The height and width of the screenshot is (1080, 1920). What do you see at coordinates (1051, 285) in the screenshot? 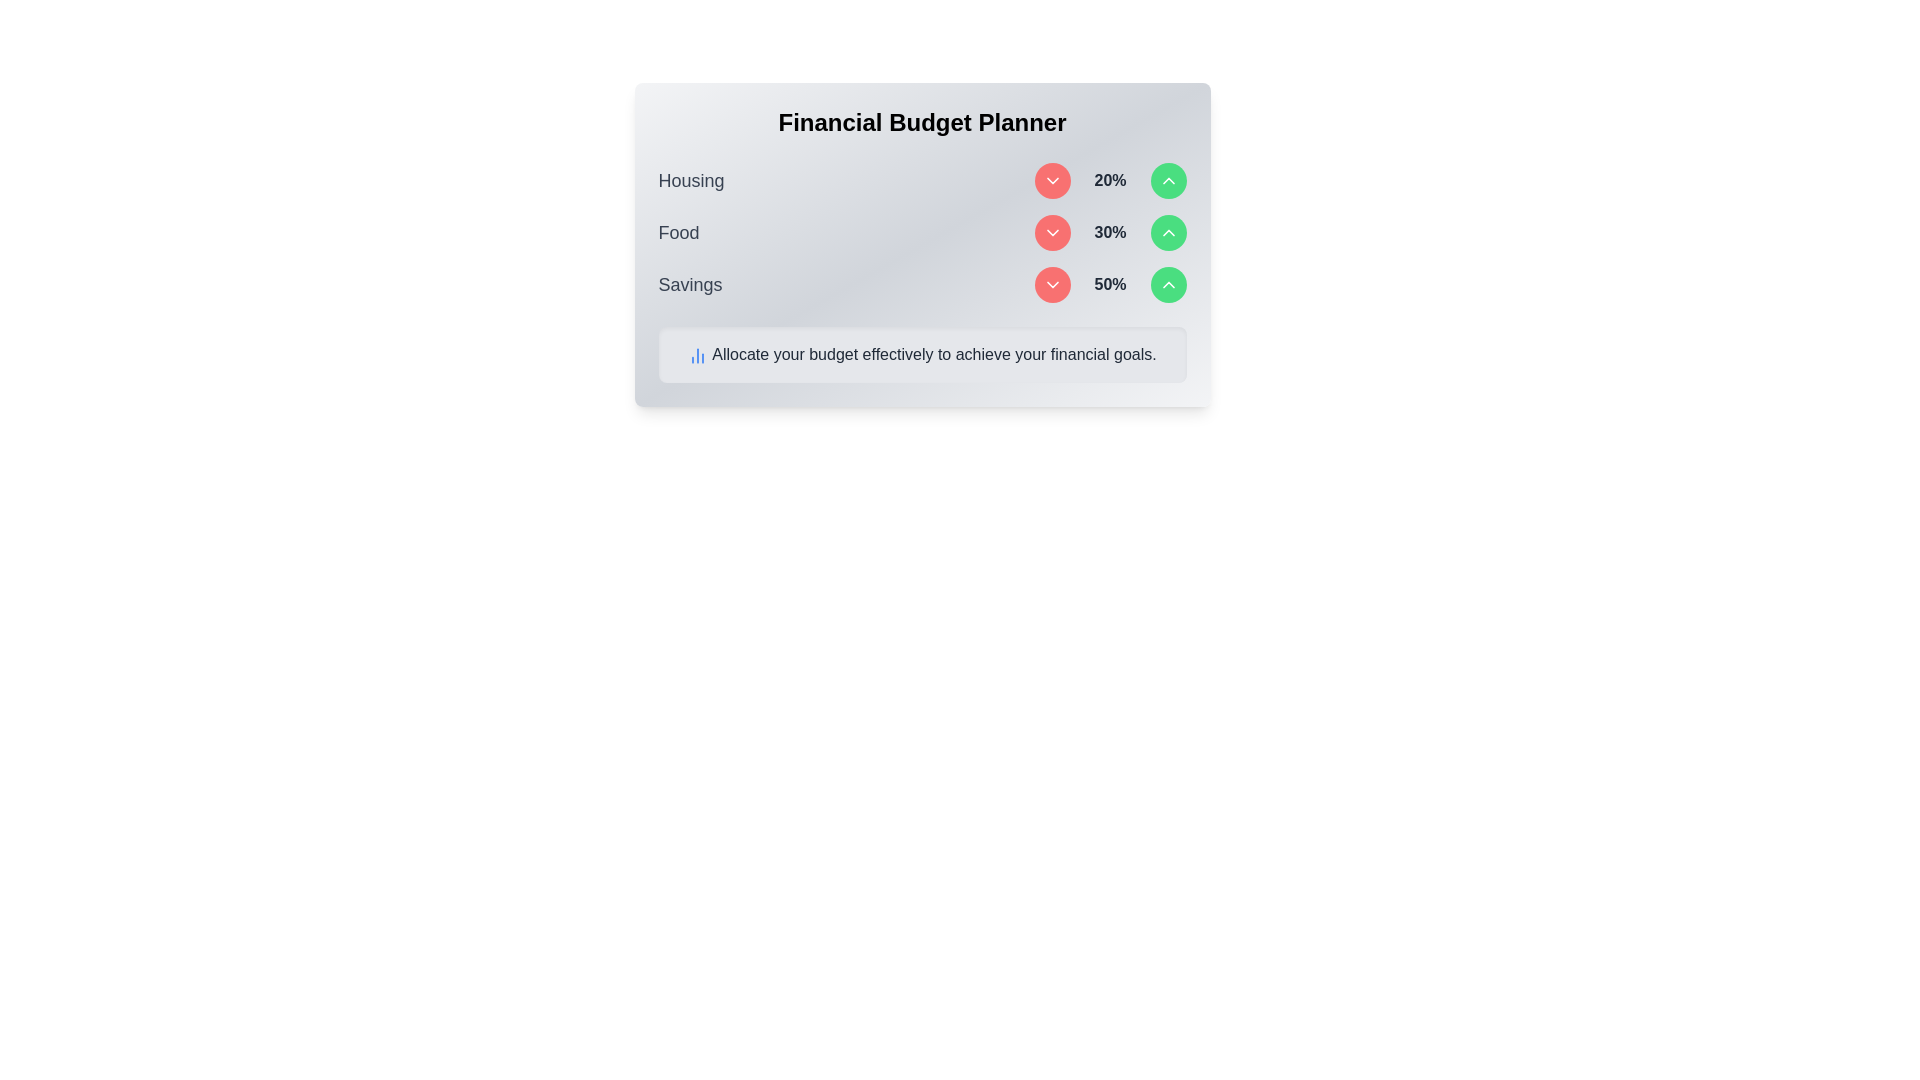
I see `the circular button with a red background featuring a white downward chevron in the Savings row of the Financial Budget Planner interface to change its background color` at bounding box center [1051, 285].